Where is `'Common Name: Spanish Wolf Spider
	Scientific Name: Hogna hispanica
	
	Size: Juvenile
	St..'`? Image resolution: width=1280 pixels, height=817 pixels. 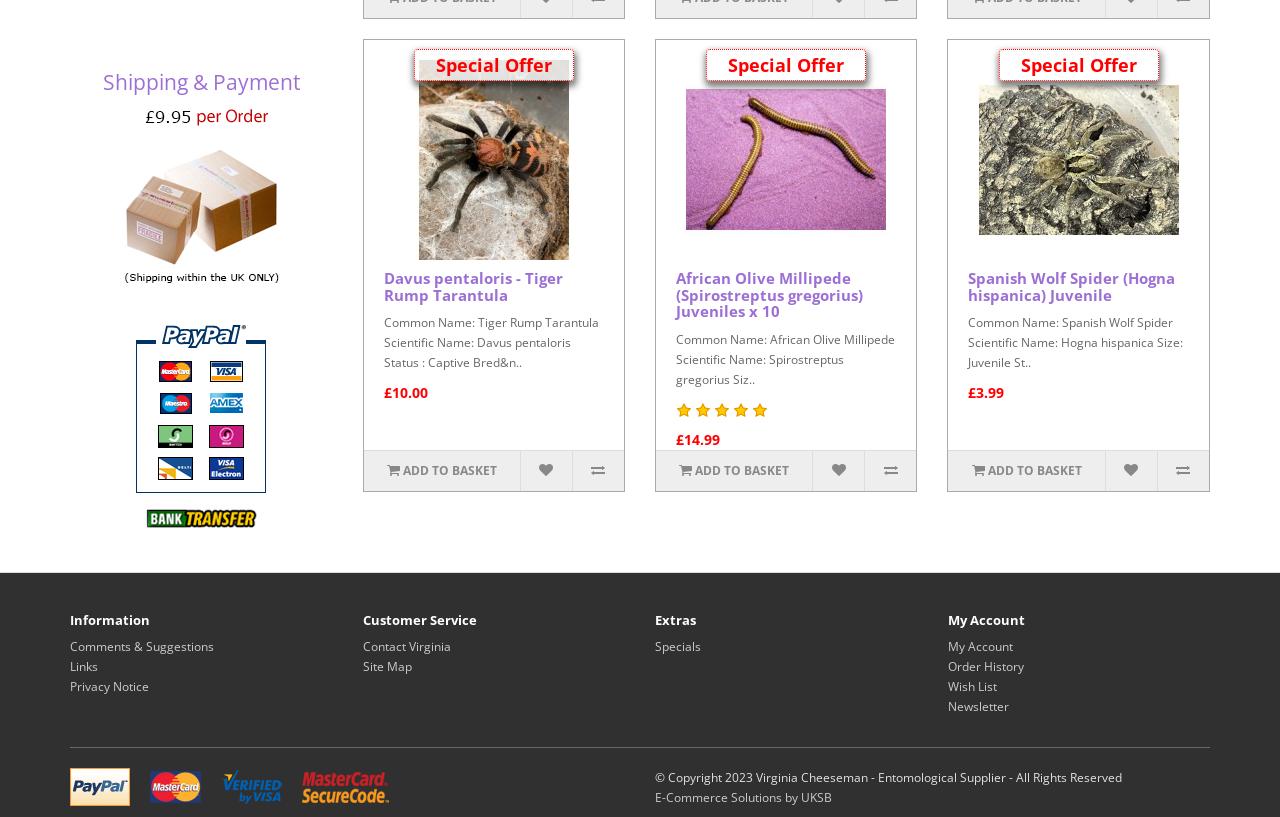
'Common Name: Spanish Wolf Spider
	Scientific Name: Hogna hispanica
	
	Size: Juvenile
	St..' is located at coordinates (1074, 341).